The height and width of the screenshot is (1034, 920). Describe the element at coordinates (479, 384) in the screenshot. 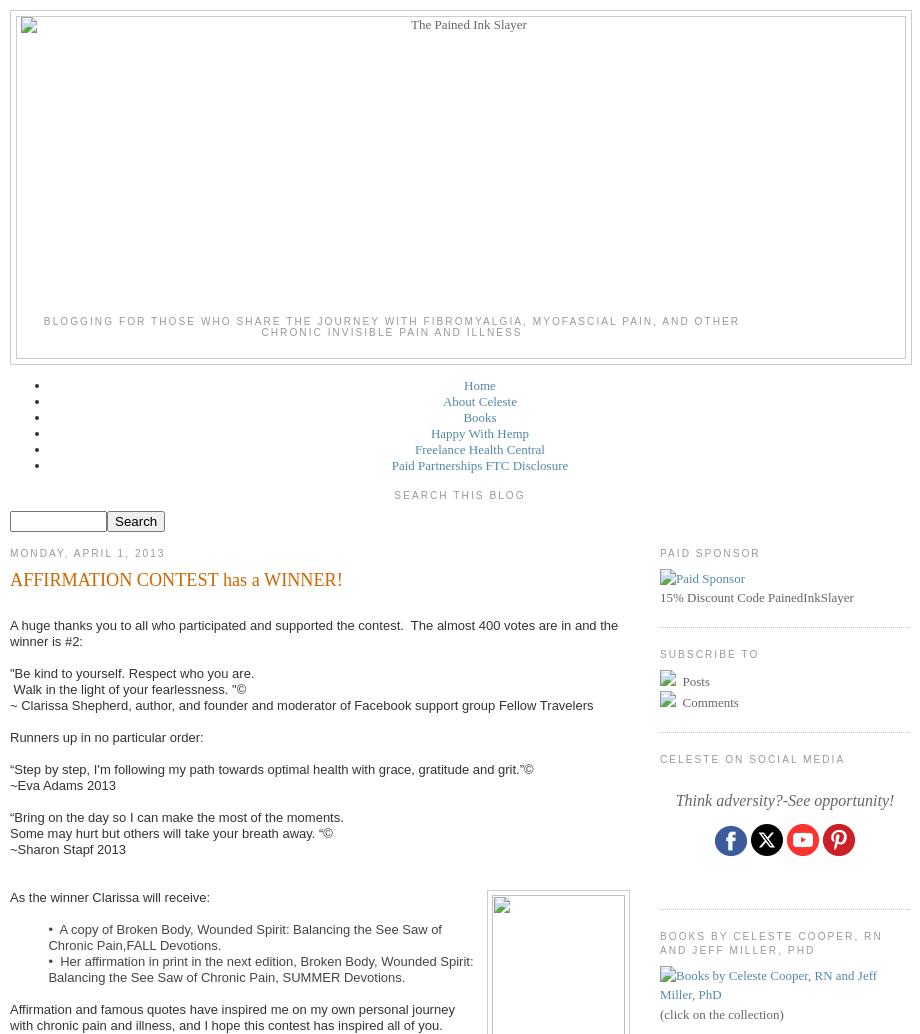

I see `'Home'` at that location.